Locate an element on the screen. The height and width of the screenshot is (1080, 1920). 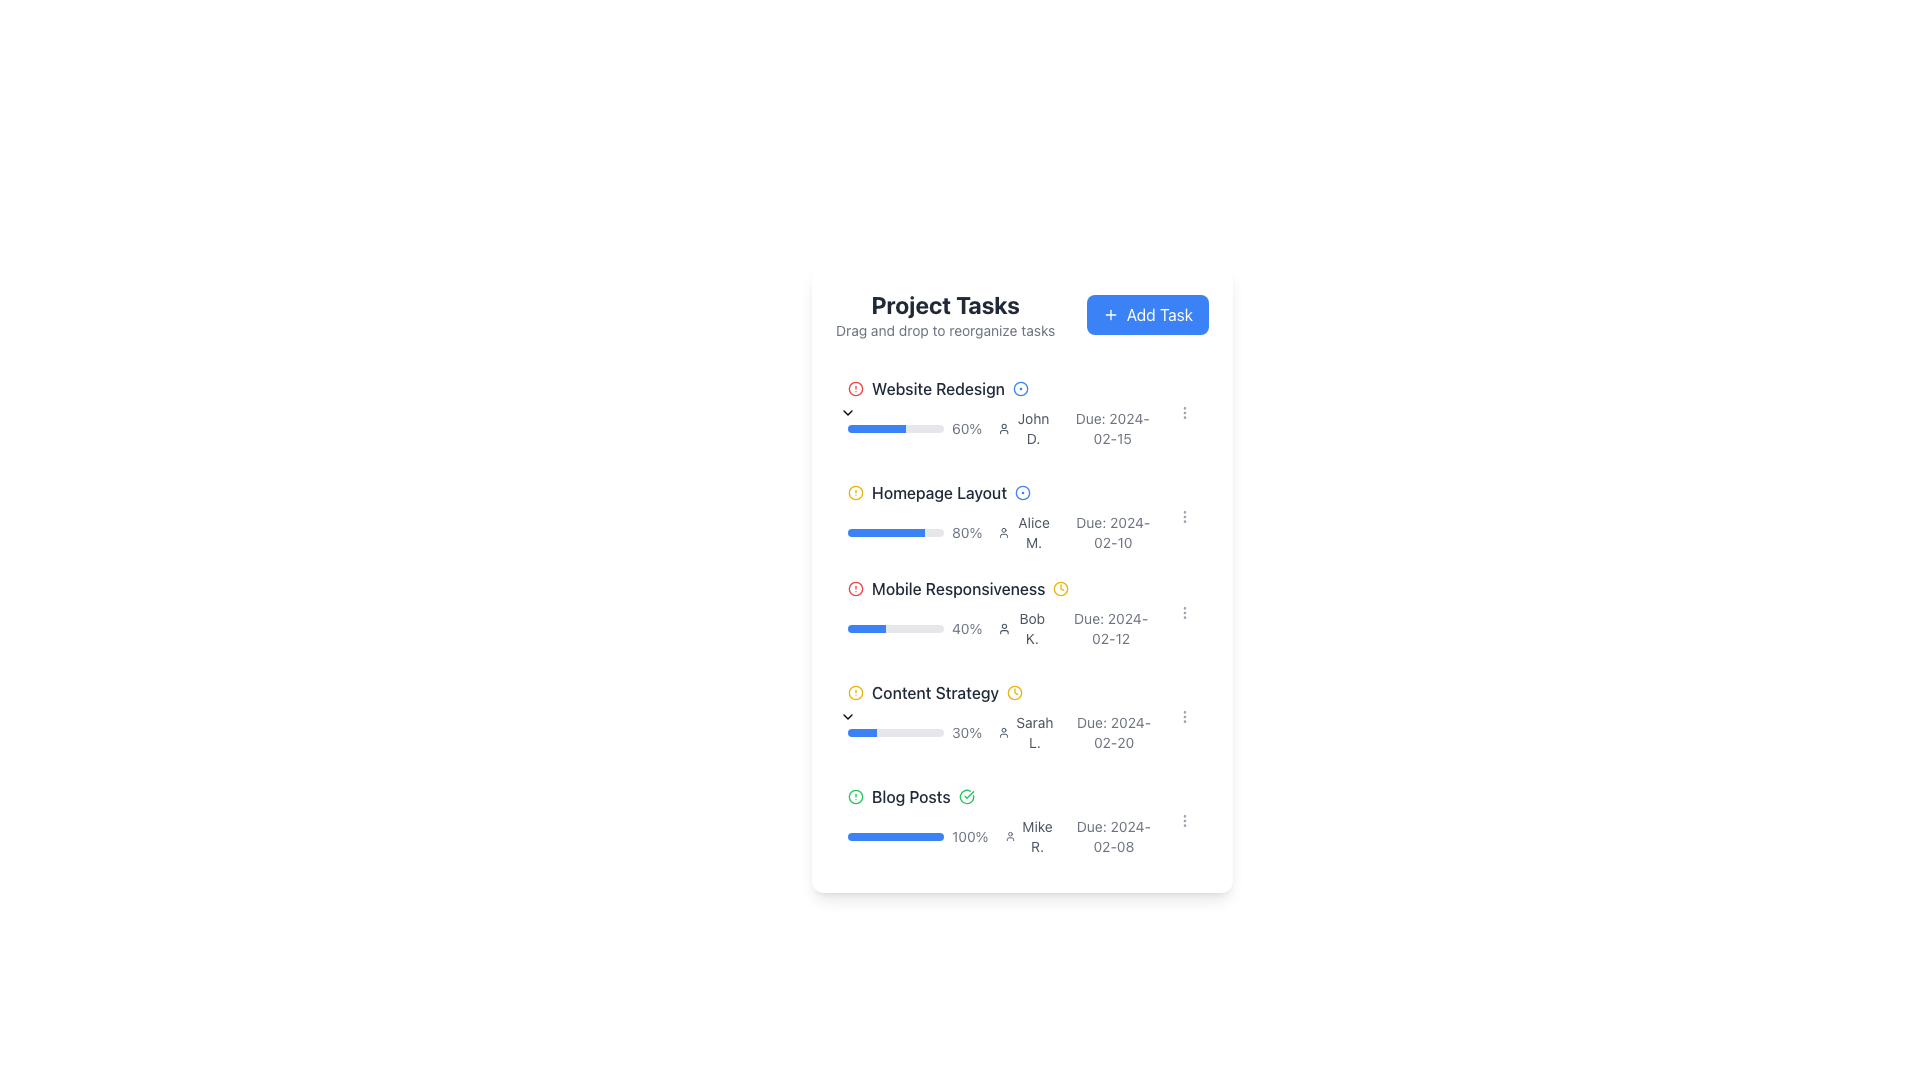
the fill level of the Progress bar indicating the completion of the 'Blog Posts' task, which is fully completed and located to the left of the text '100%' is located at coordinates (895, 837).